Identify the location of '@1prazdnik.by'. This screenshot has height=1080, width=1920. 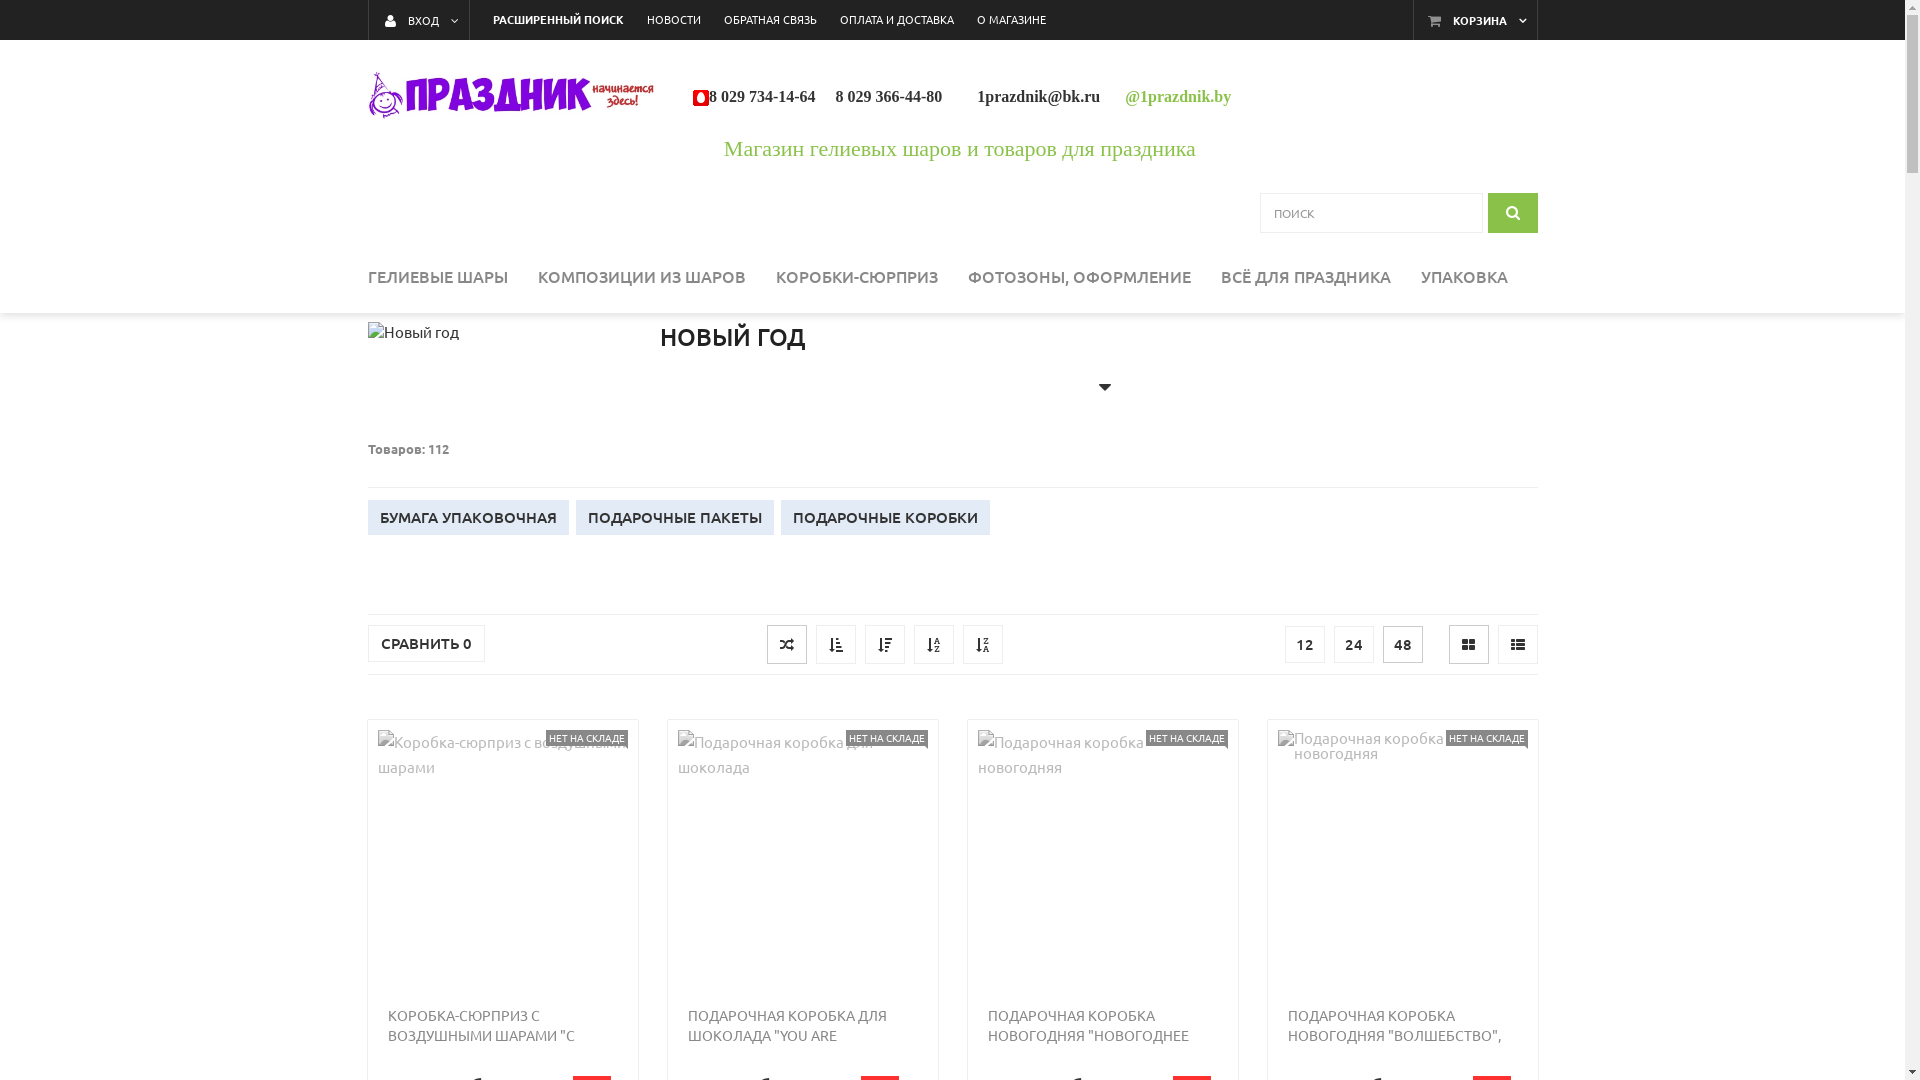
(1177, 96).